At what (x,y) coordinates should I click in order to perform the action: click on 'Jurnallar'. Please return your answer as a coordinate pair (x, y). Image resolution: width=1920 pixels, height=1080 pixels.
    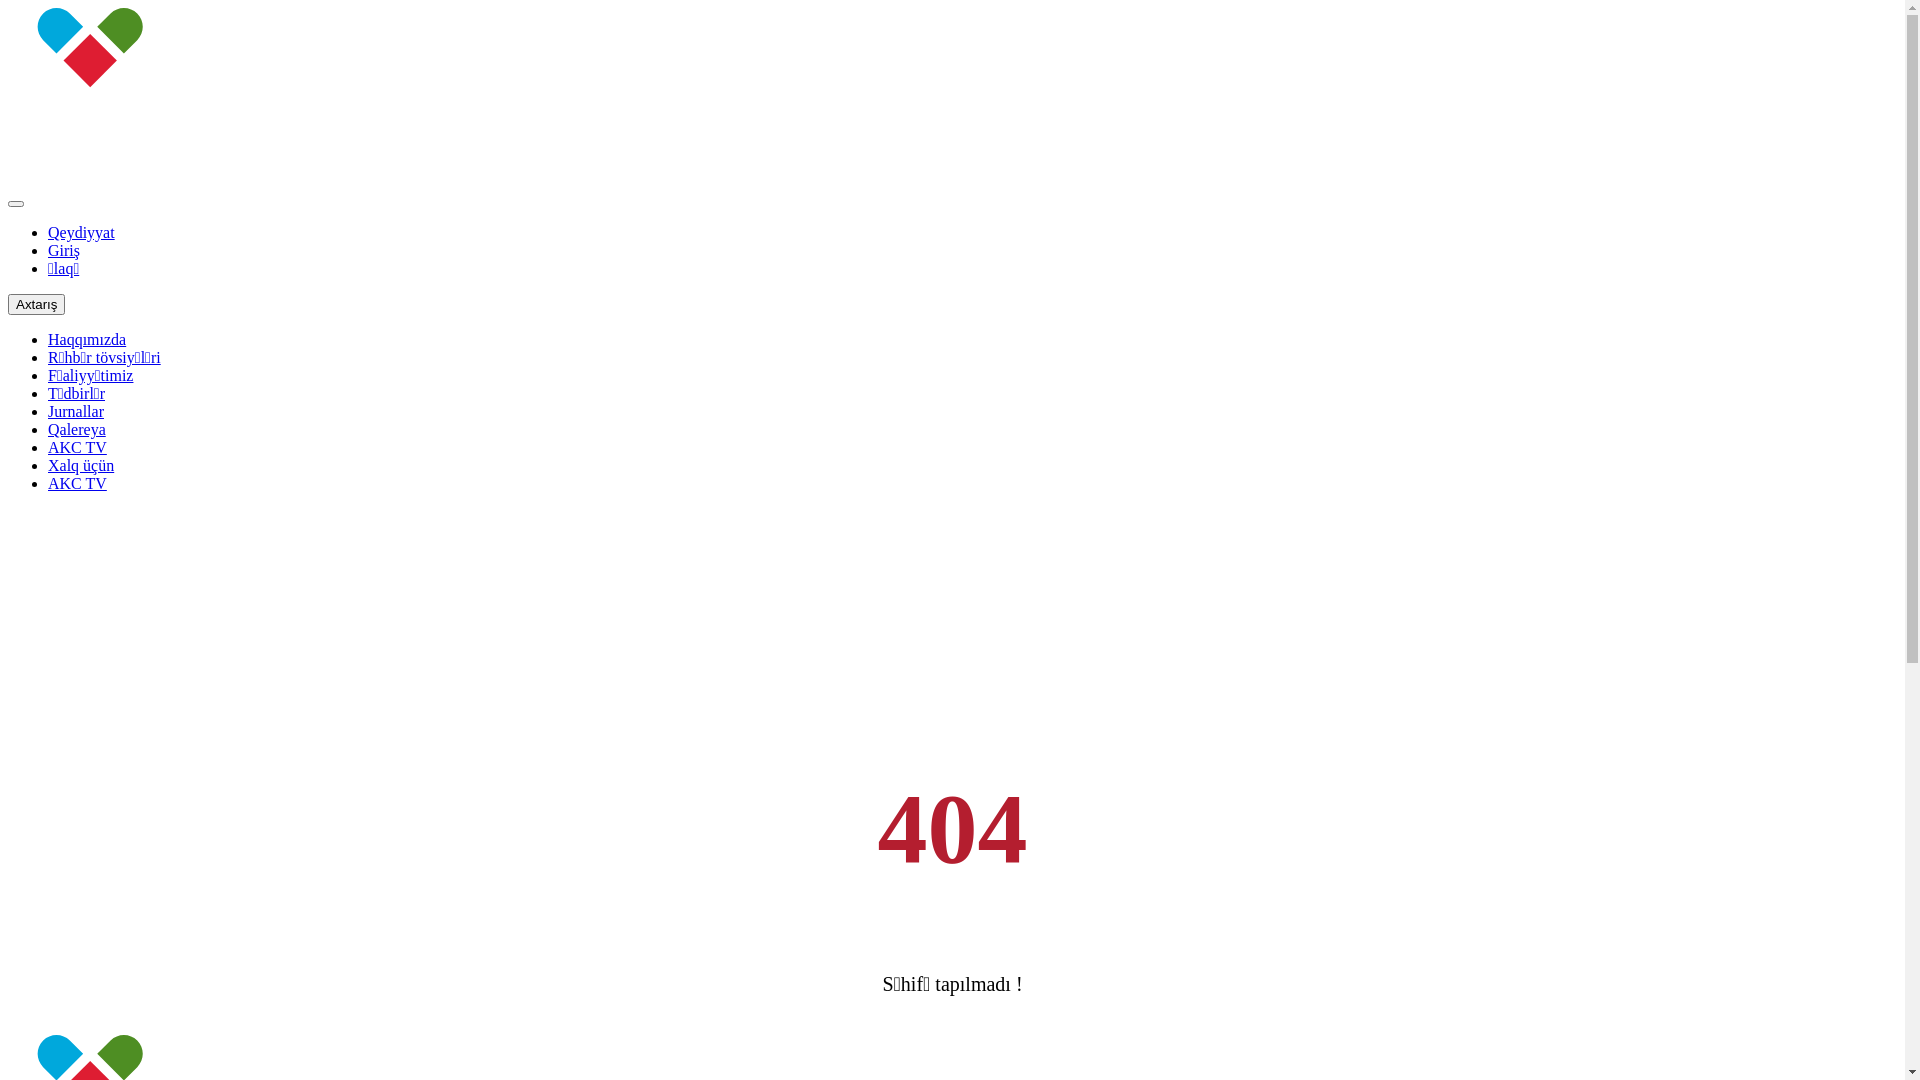
    Looking at the image, I should click on (76, 410).